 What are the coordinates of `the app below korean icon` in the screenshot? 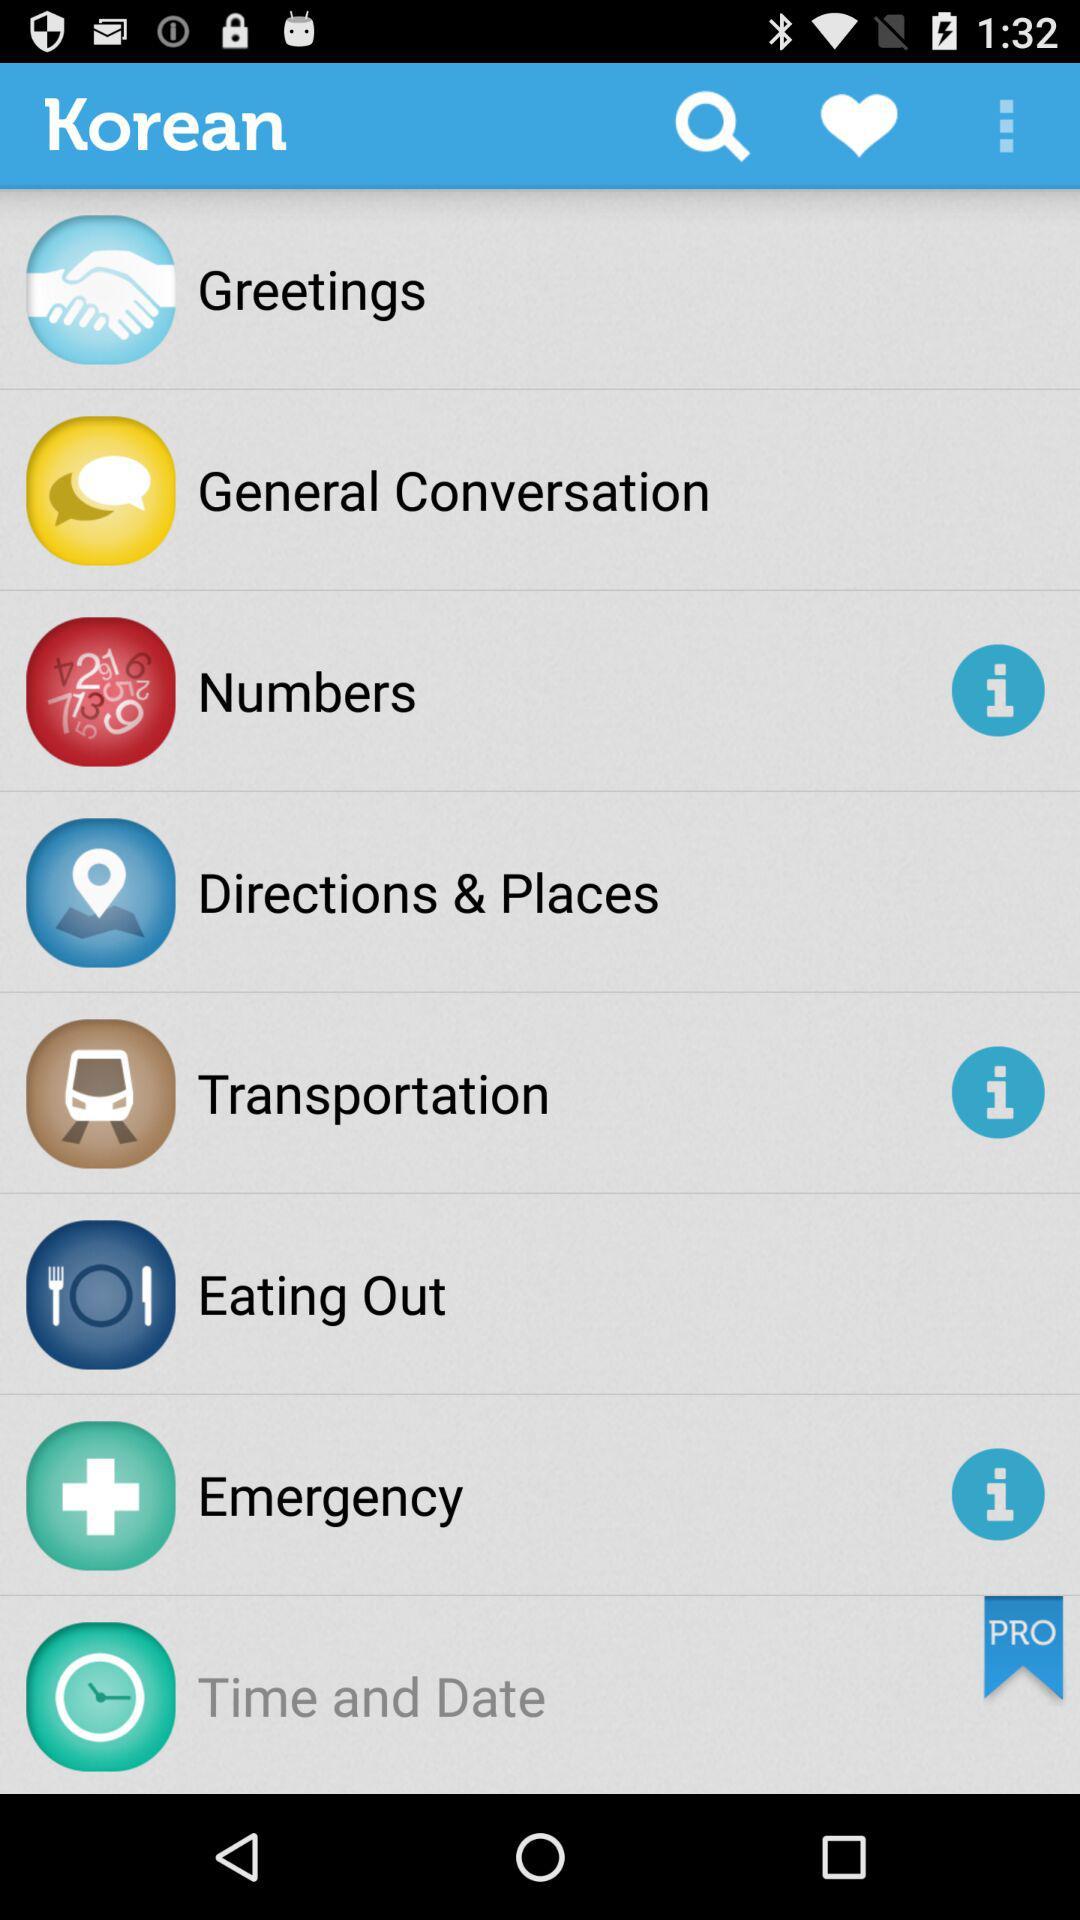 It's located at (312, 287).